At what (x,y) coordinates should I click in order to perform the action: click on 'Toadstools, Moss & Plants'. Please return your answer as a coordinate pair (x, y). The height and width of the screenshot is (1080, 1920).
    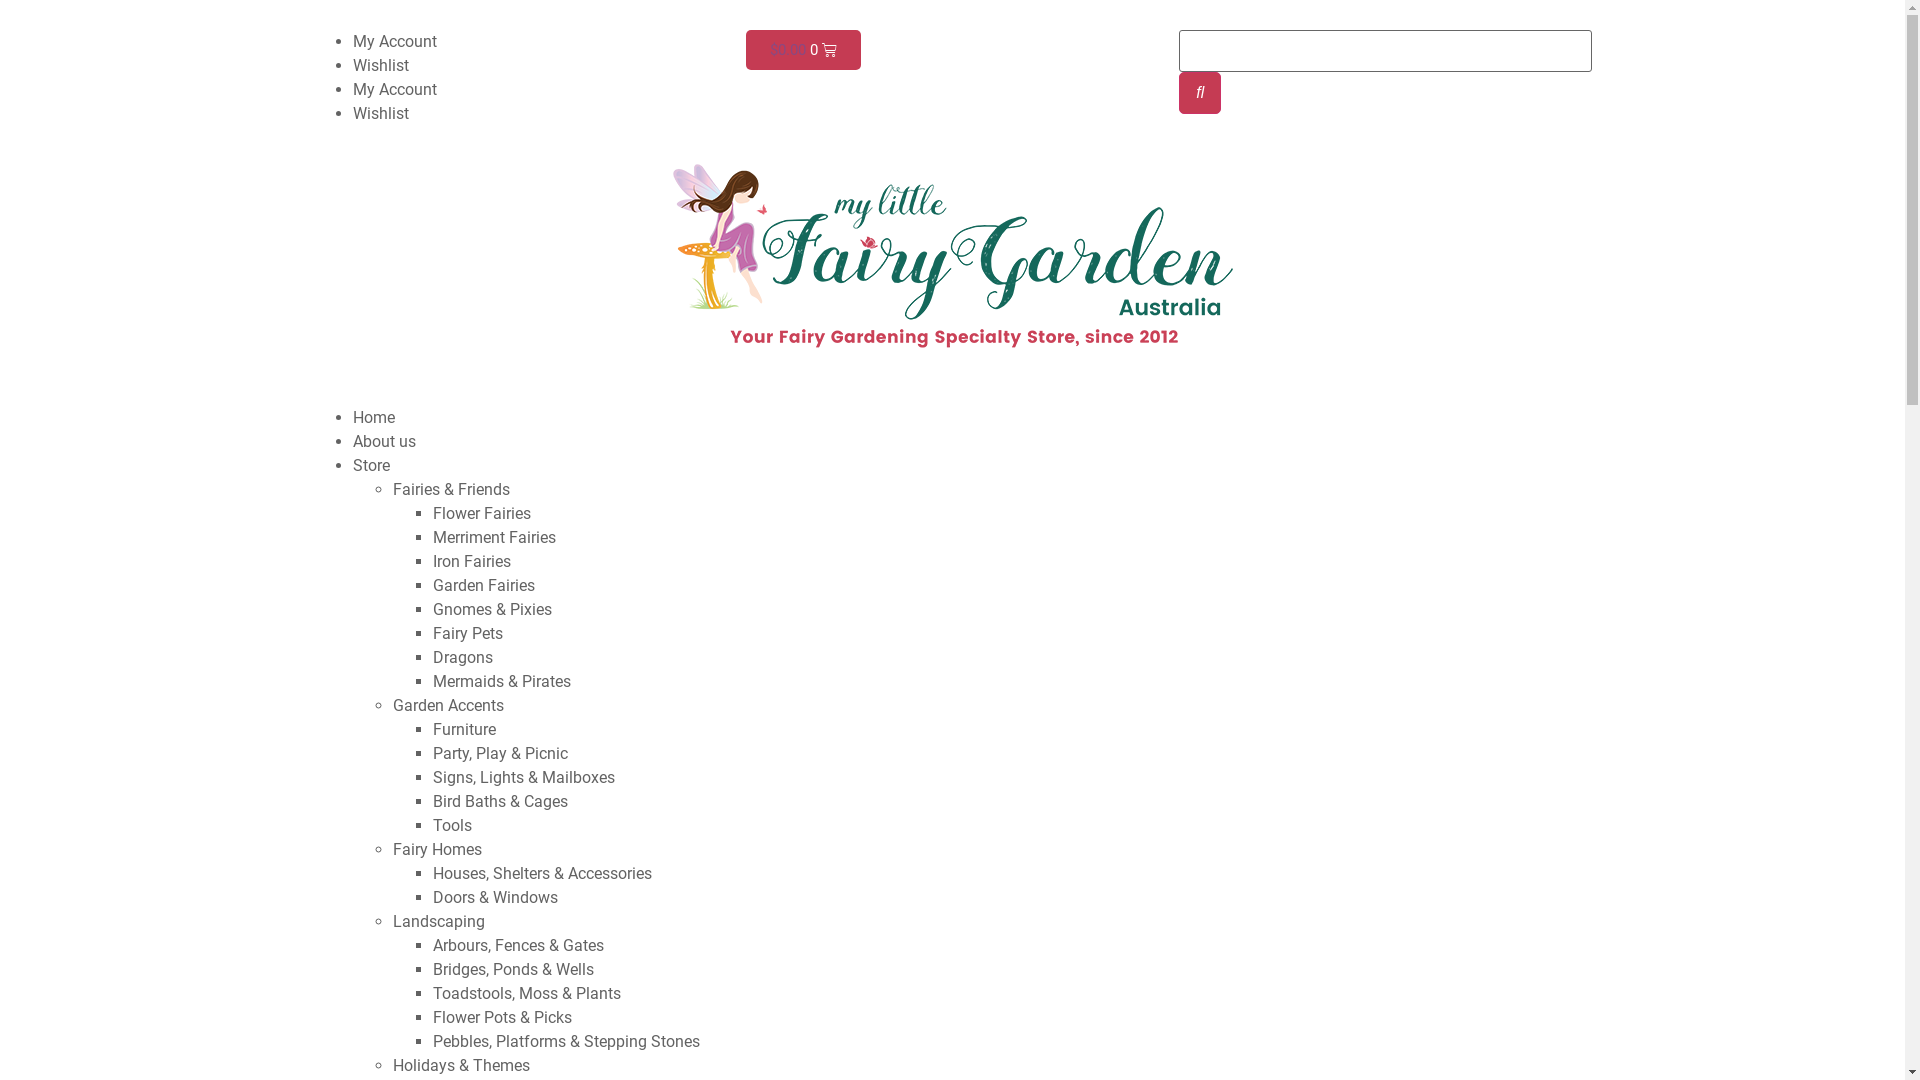
    Looking at the image, I should click on (526, 993).